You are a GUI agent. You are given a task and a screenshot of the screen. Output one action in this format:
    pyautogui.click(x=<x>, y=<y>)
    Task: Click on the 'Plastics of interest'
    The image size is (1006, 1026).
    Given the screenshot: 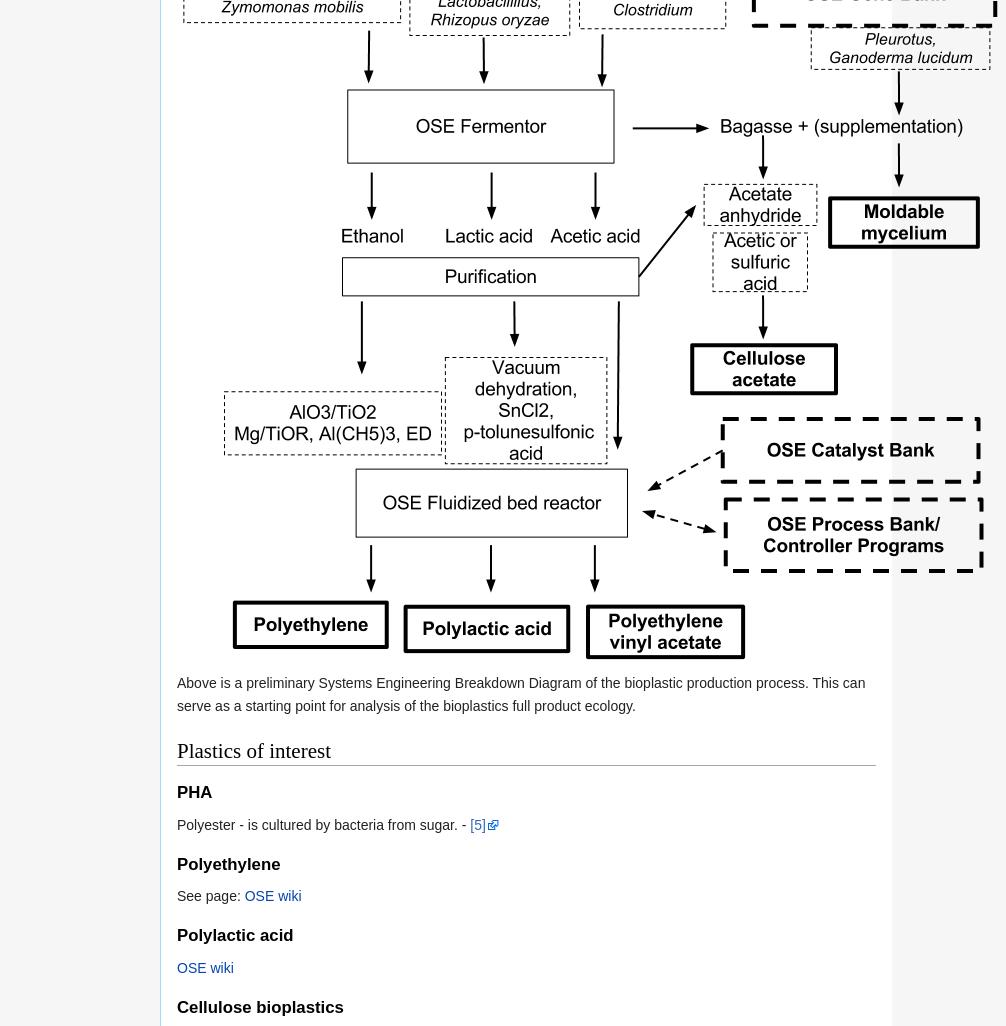 What is the action you would take?
    pyautogui.click(x=176, y=750)
    